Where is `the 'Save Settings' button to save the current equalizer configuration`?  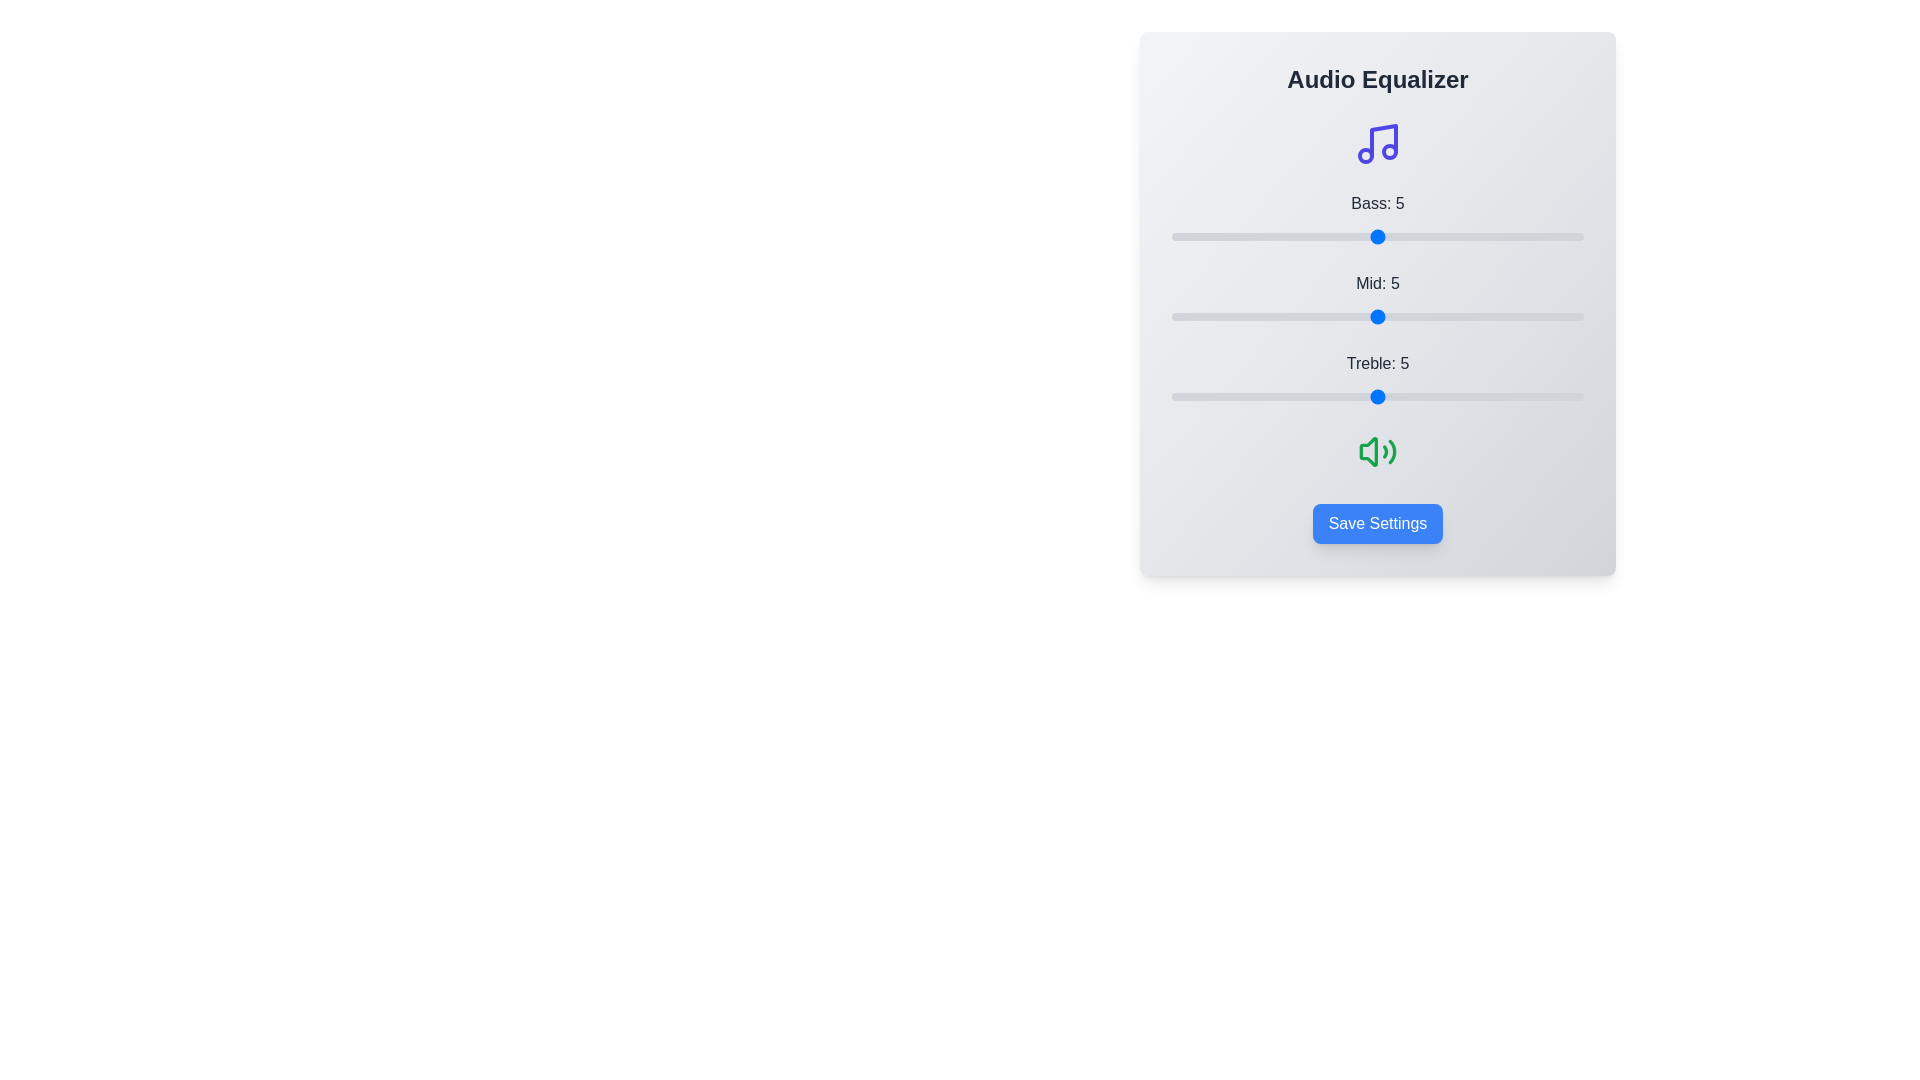
the 'Save Settings' button to save the current equalizer configuration is located at coordinates (1376, 523).